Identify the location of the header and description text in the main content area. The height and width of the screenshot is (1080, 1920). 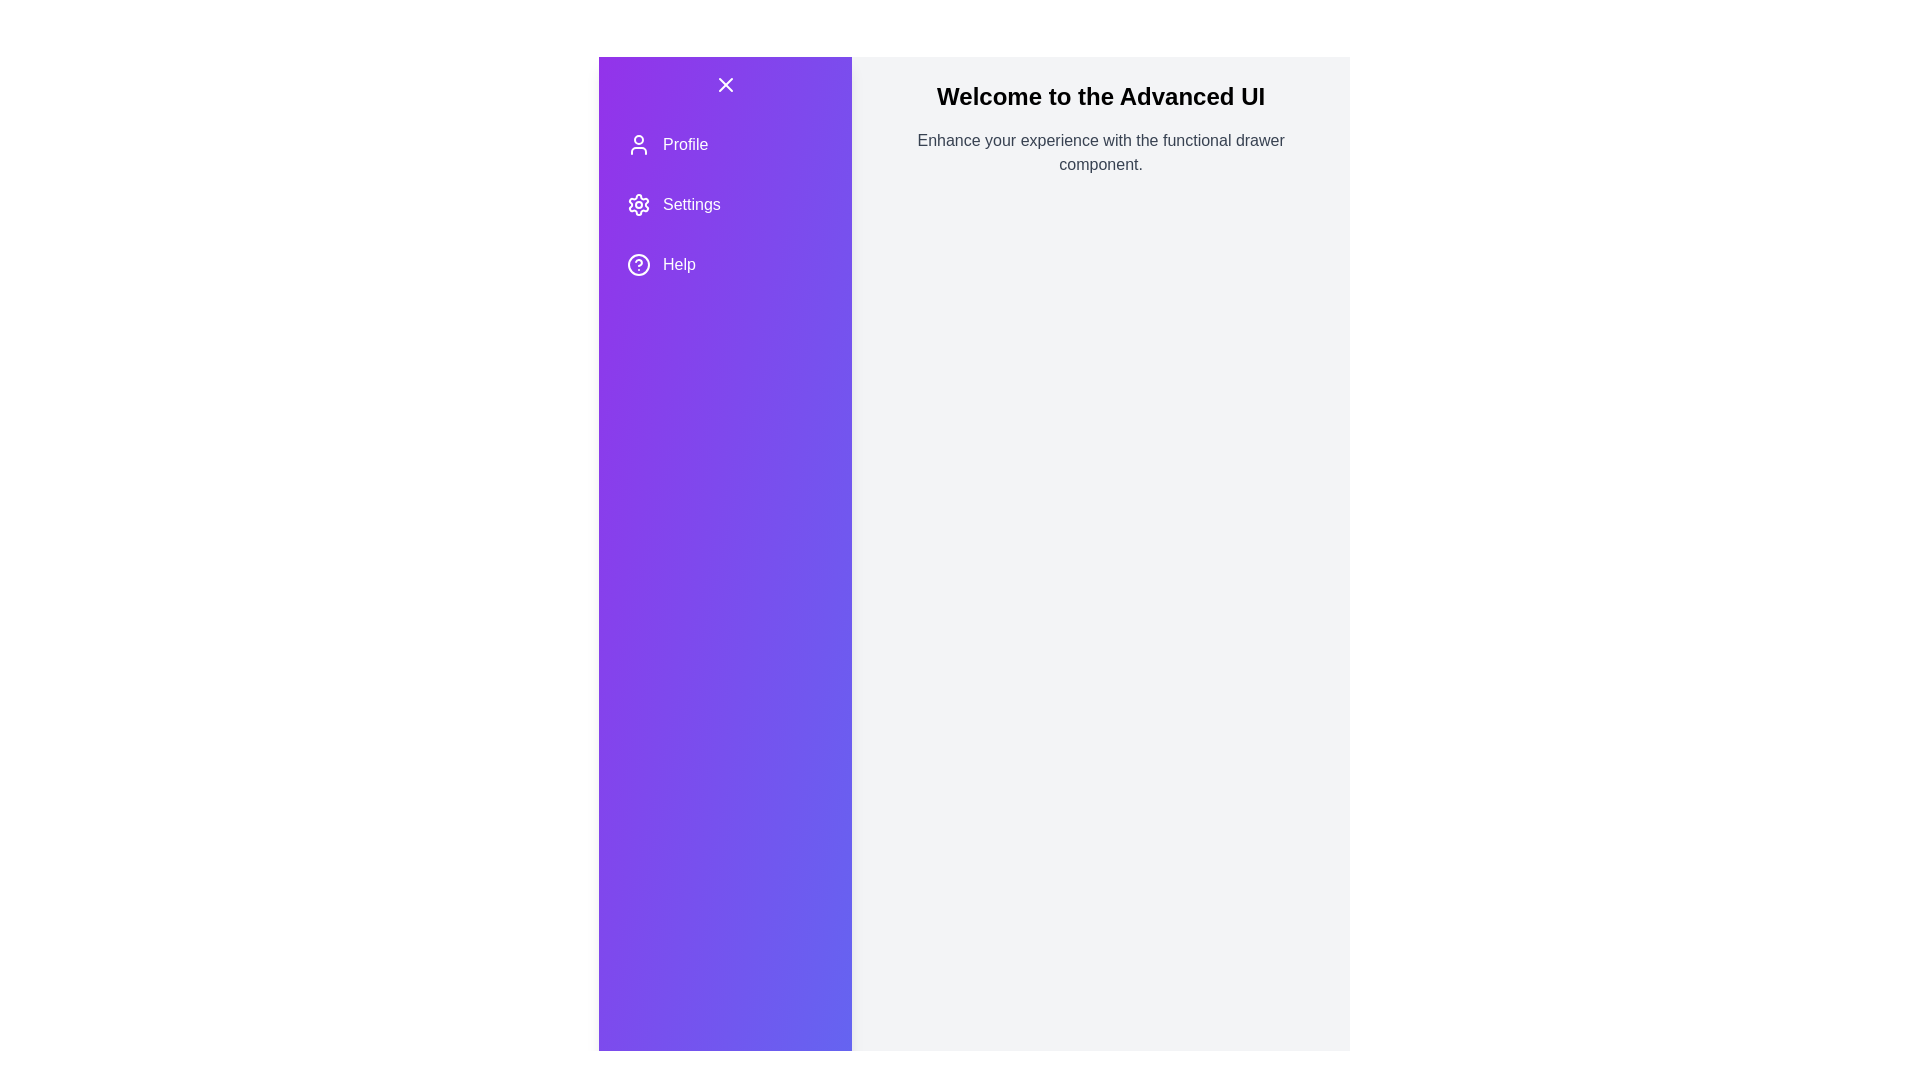
(1099, 96).